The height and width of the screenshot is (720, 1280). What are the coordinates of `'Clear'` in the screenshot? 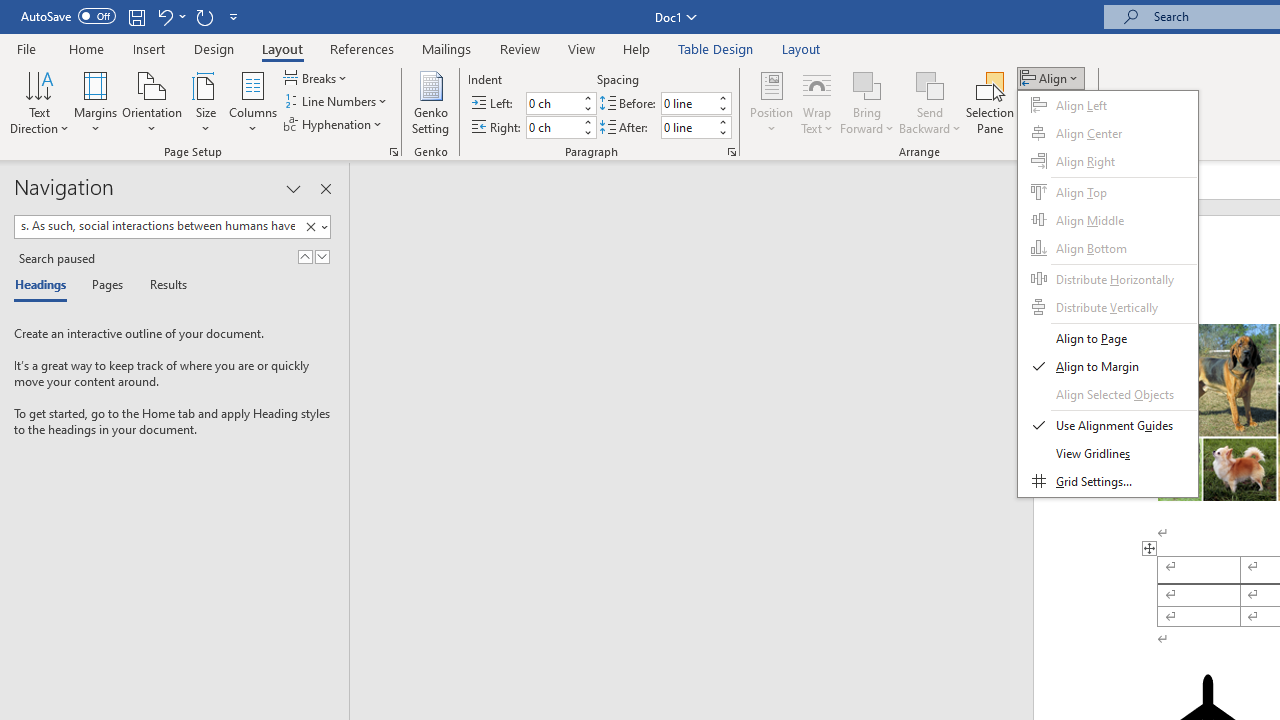 It's located at (310, 226).